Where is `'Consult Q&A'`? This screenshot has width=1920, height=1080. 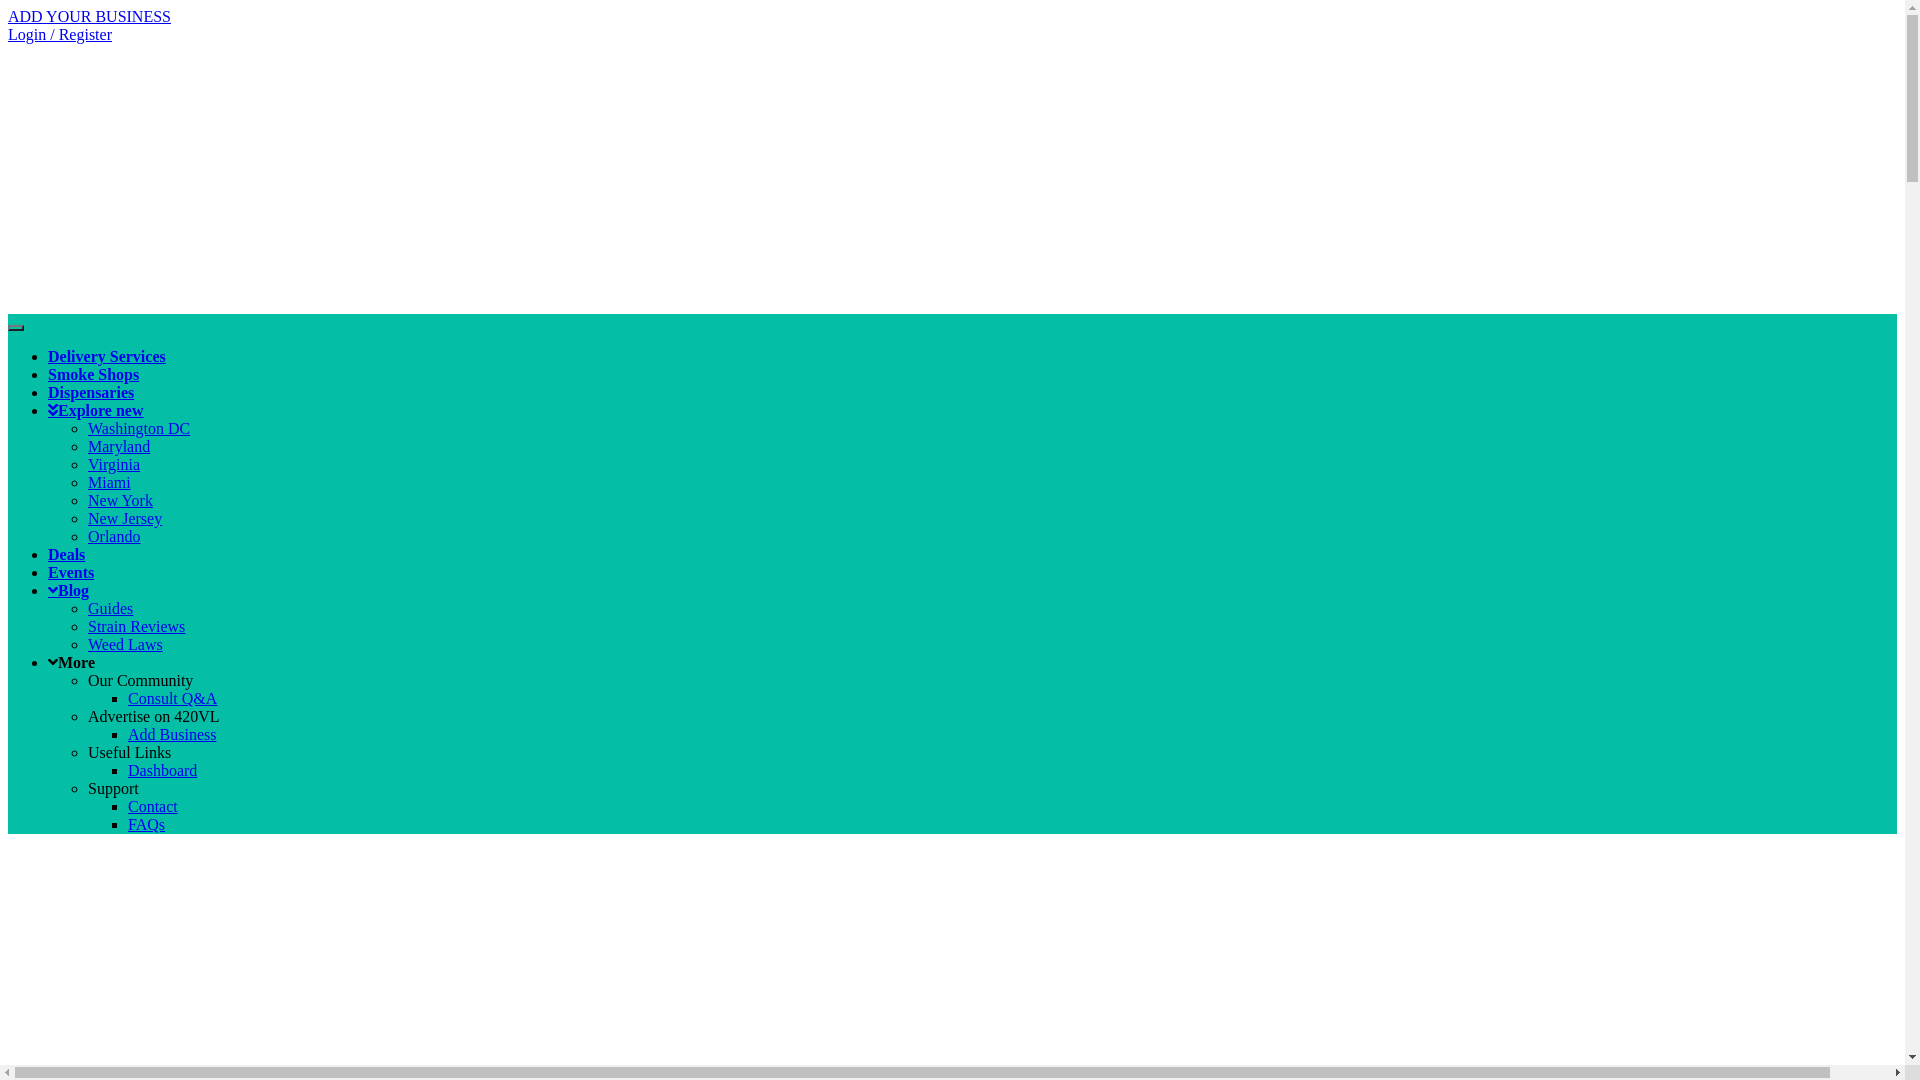 'Consult Q&A' is located at coordinates (172, 697).